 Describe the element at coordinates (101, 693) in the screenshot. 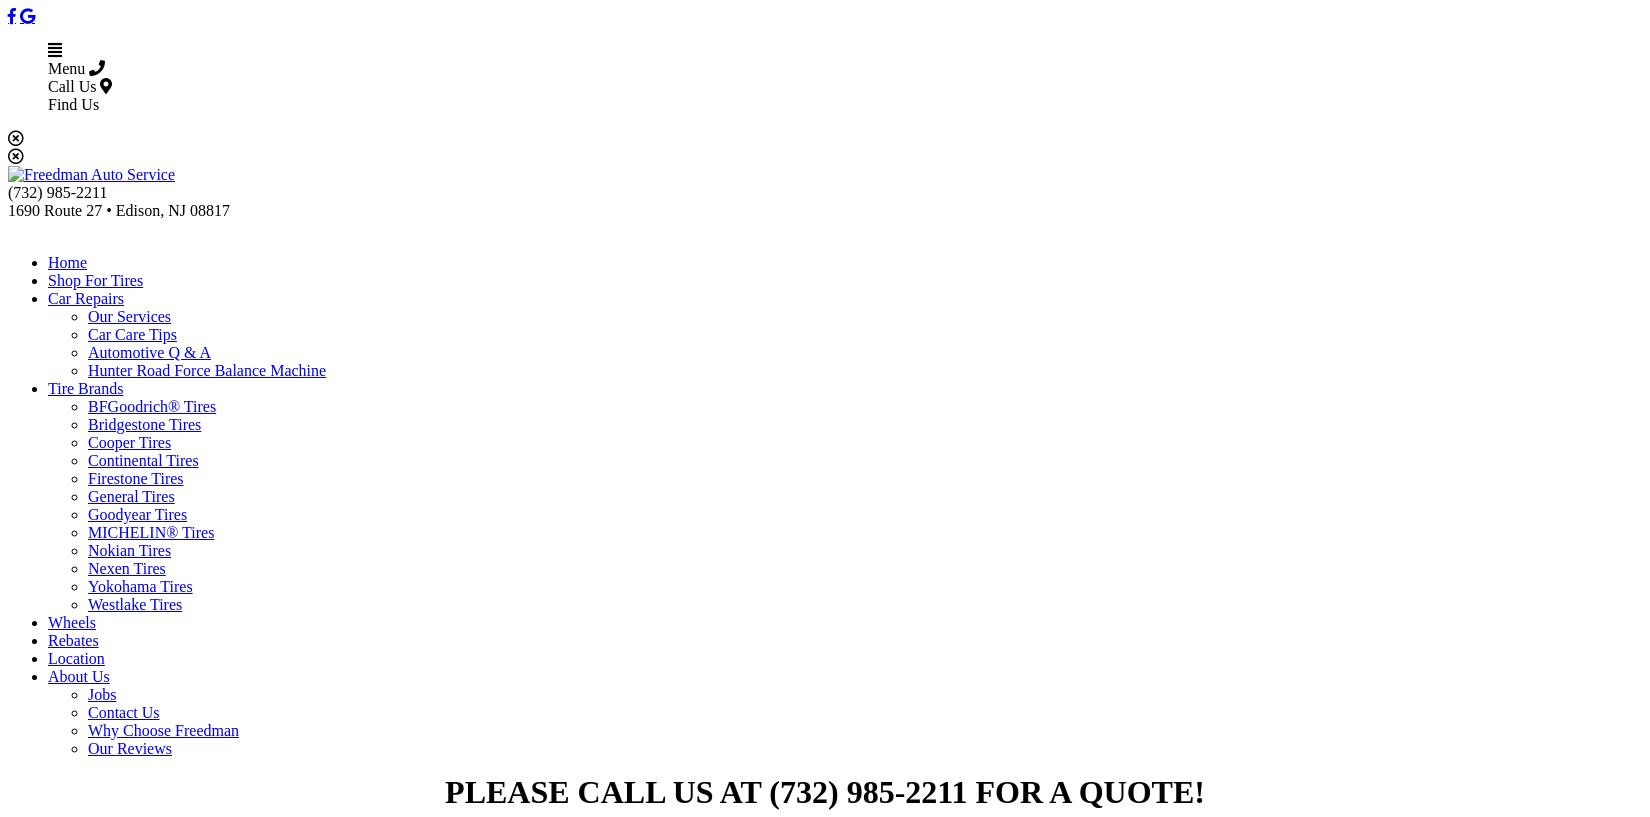

I see `'Jobs'` at that location.